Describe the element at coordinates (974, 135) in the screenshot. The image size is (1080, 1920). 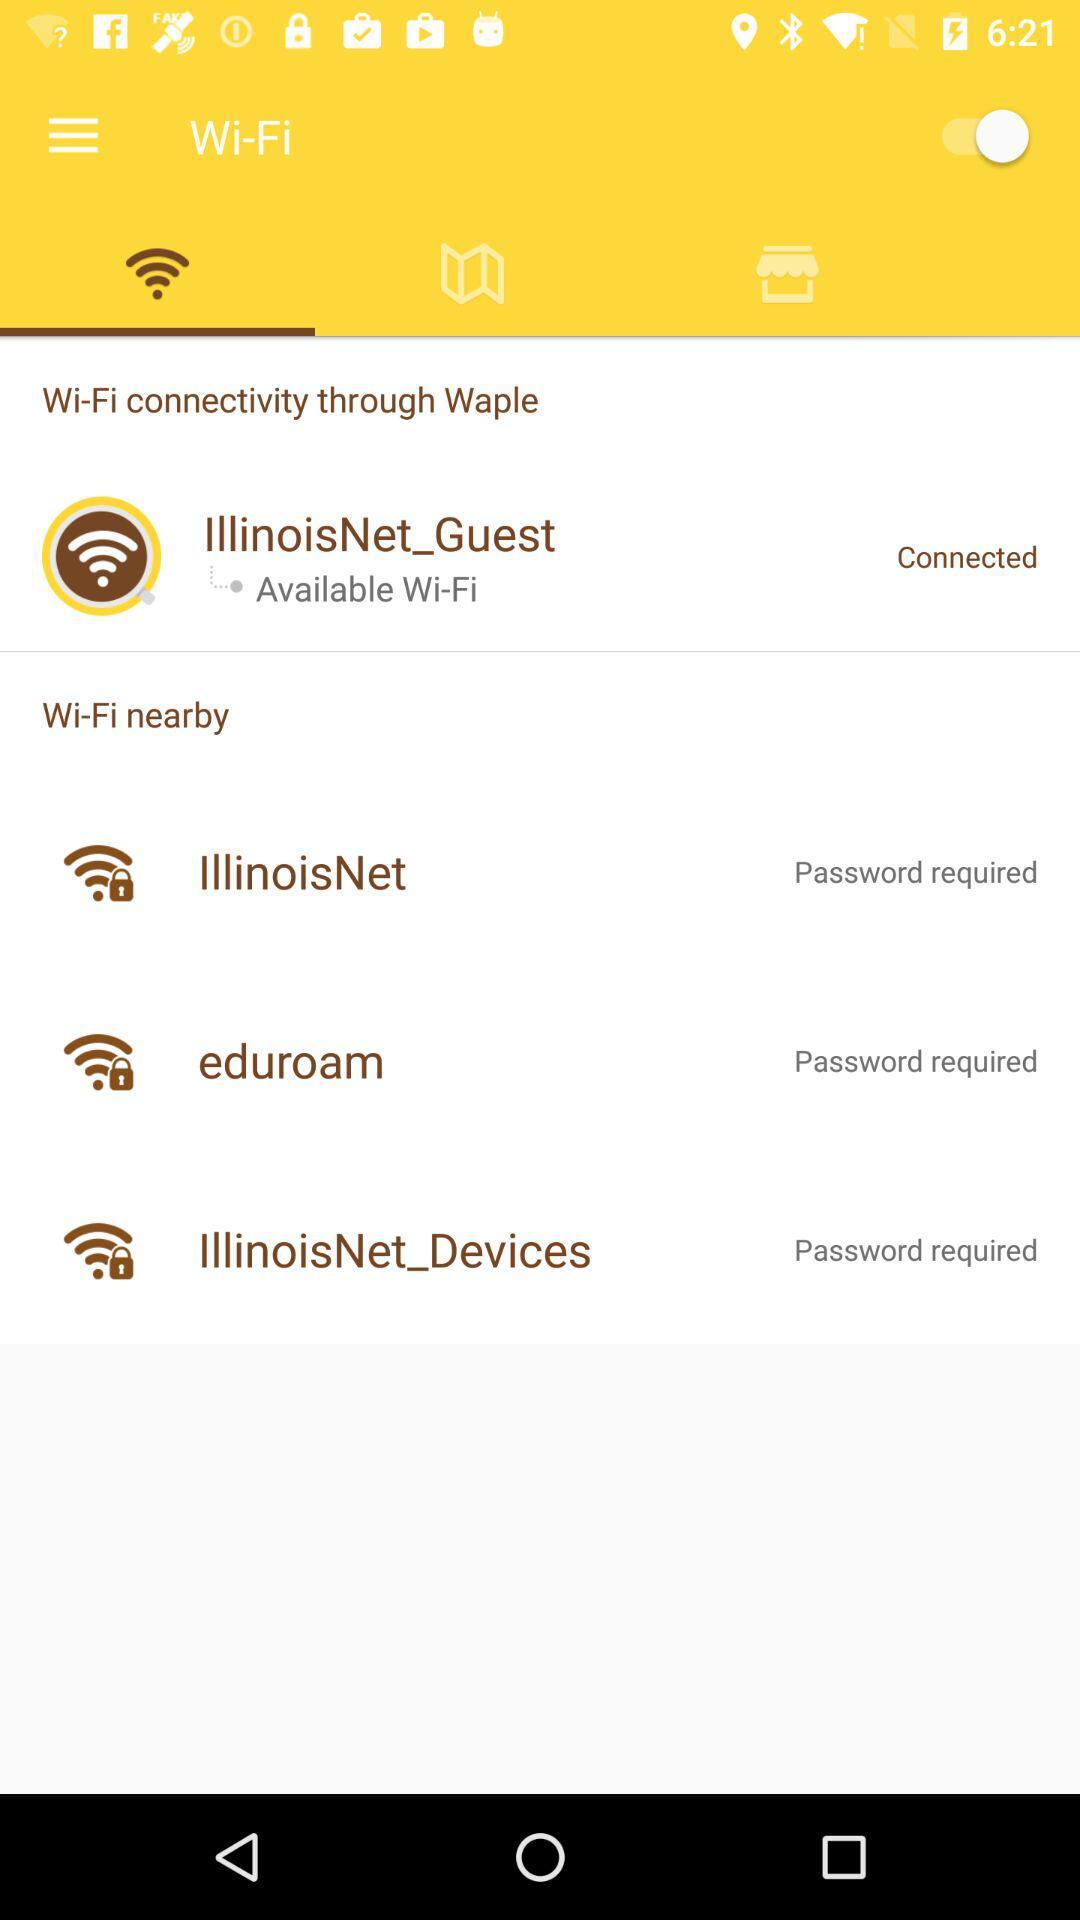
I see `wi-fi on/off` at that location.